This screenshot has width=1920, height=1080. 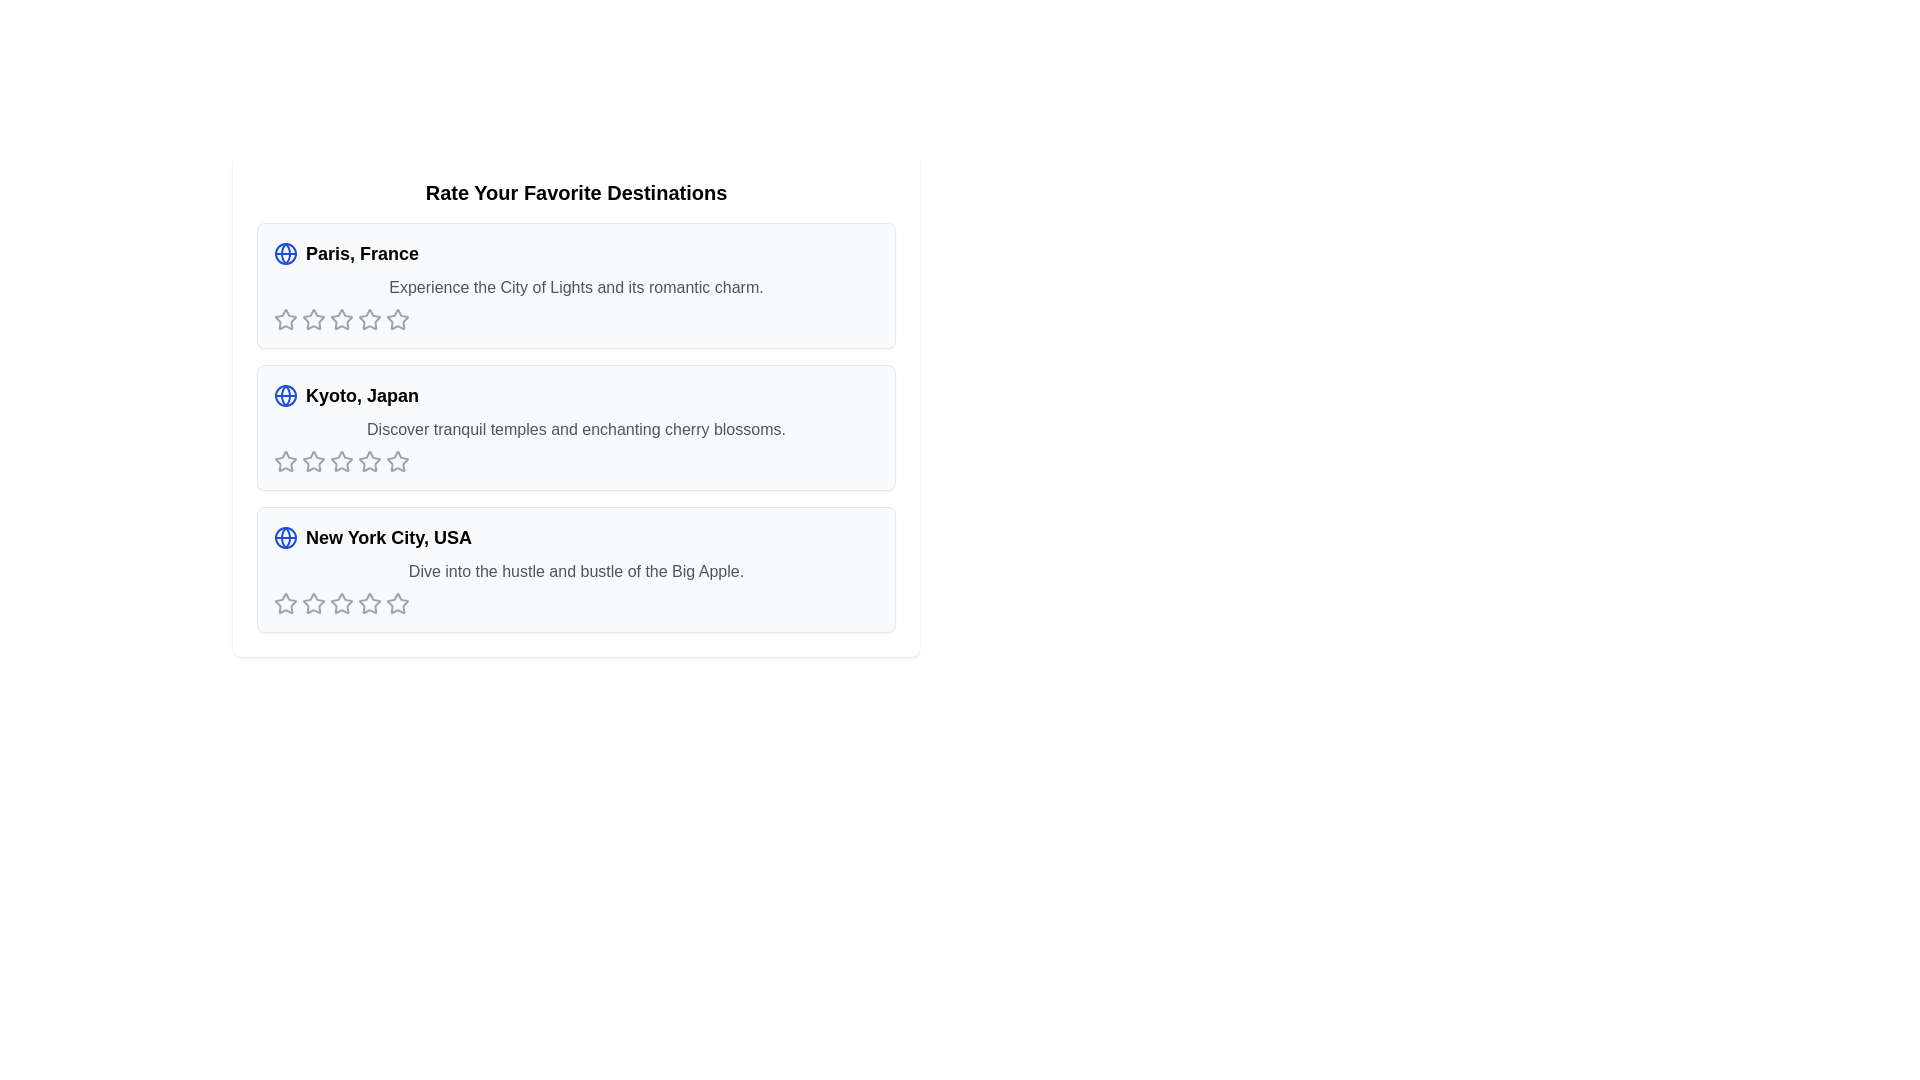 I want to click on the fourth star-shaped interactive rating icon associated with 'Kyoto, Japan', so click(x=398, y=461).